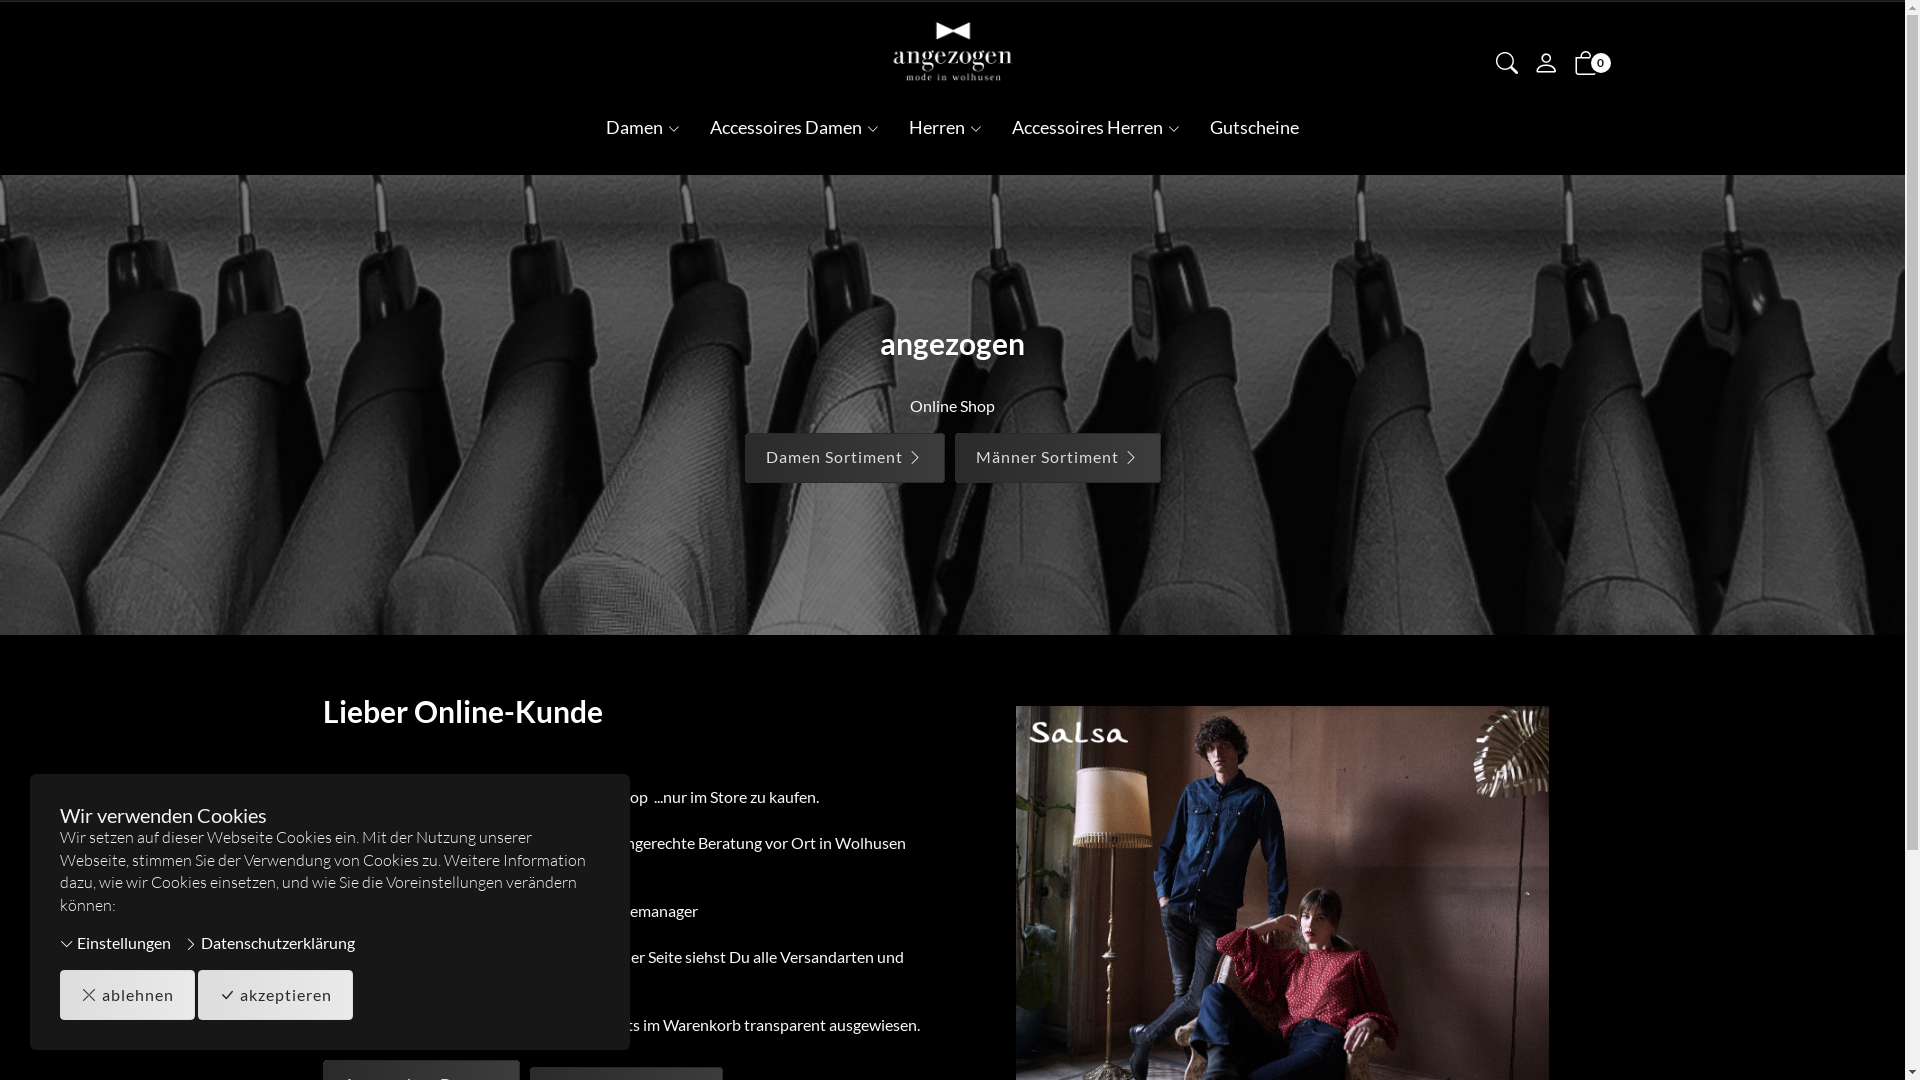  Describe the element at coordinates (793, 128) in the screenshot. I see `'Accessoires Damen'` at that location.